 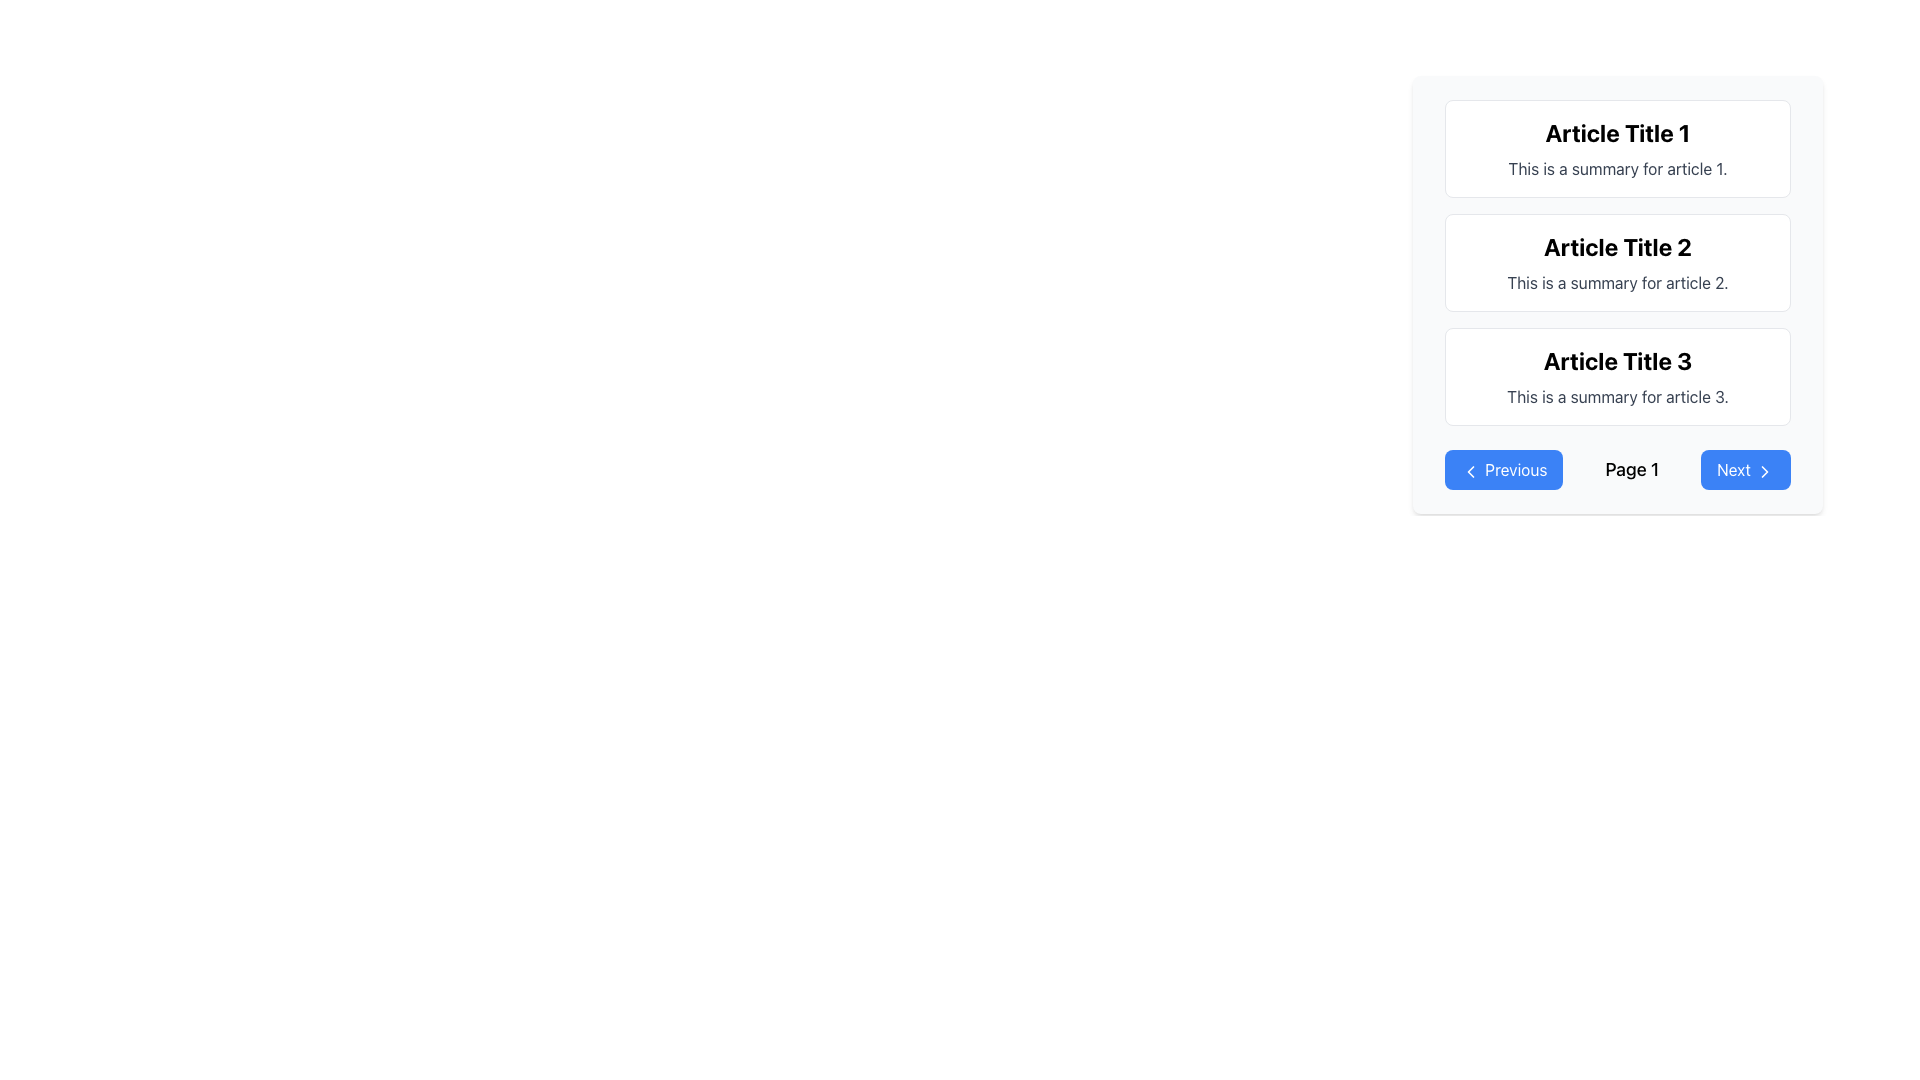 I want to click on the right-pointing chevron icon which is styled with a thin stroke and is positioned adjacent to the 'Next' button, so click(x=1765, y=471).